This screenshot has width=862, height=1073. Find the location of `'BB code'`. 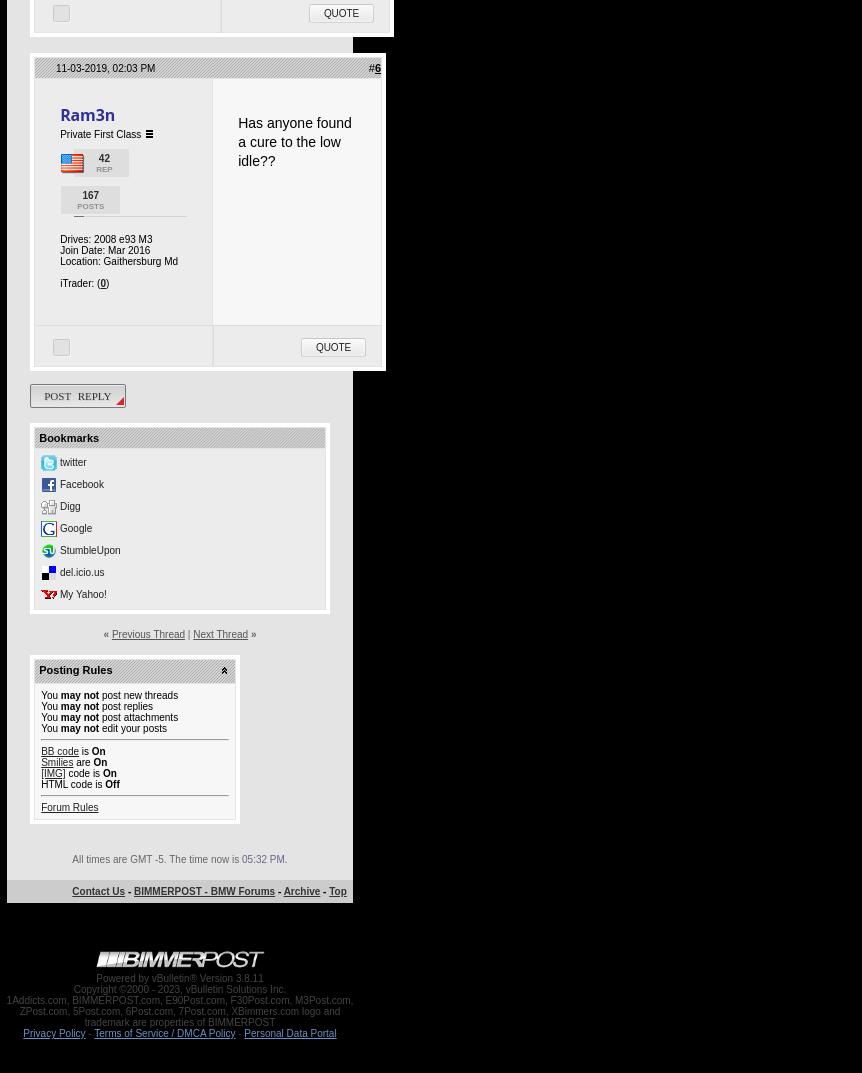

'BB code' is located at coordinates (59, 750).